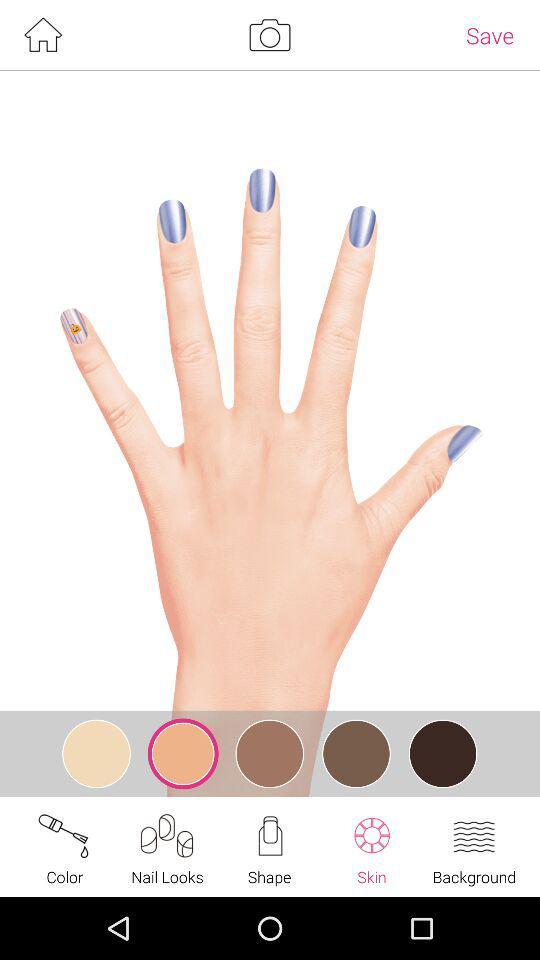 The width and height of the screenshot is (540, 960). Describe the element at coordinates (42, 36) in the screenshot. I see `the home icon` at that location.